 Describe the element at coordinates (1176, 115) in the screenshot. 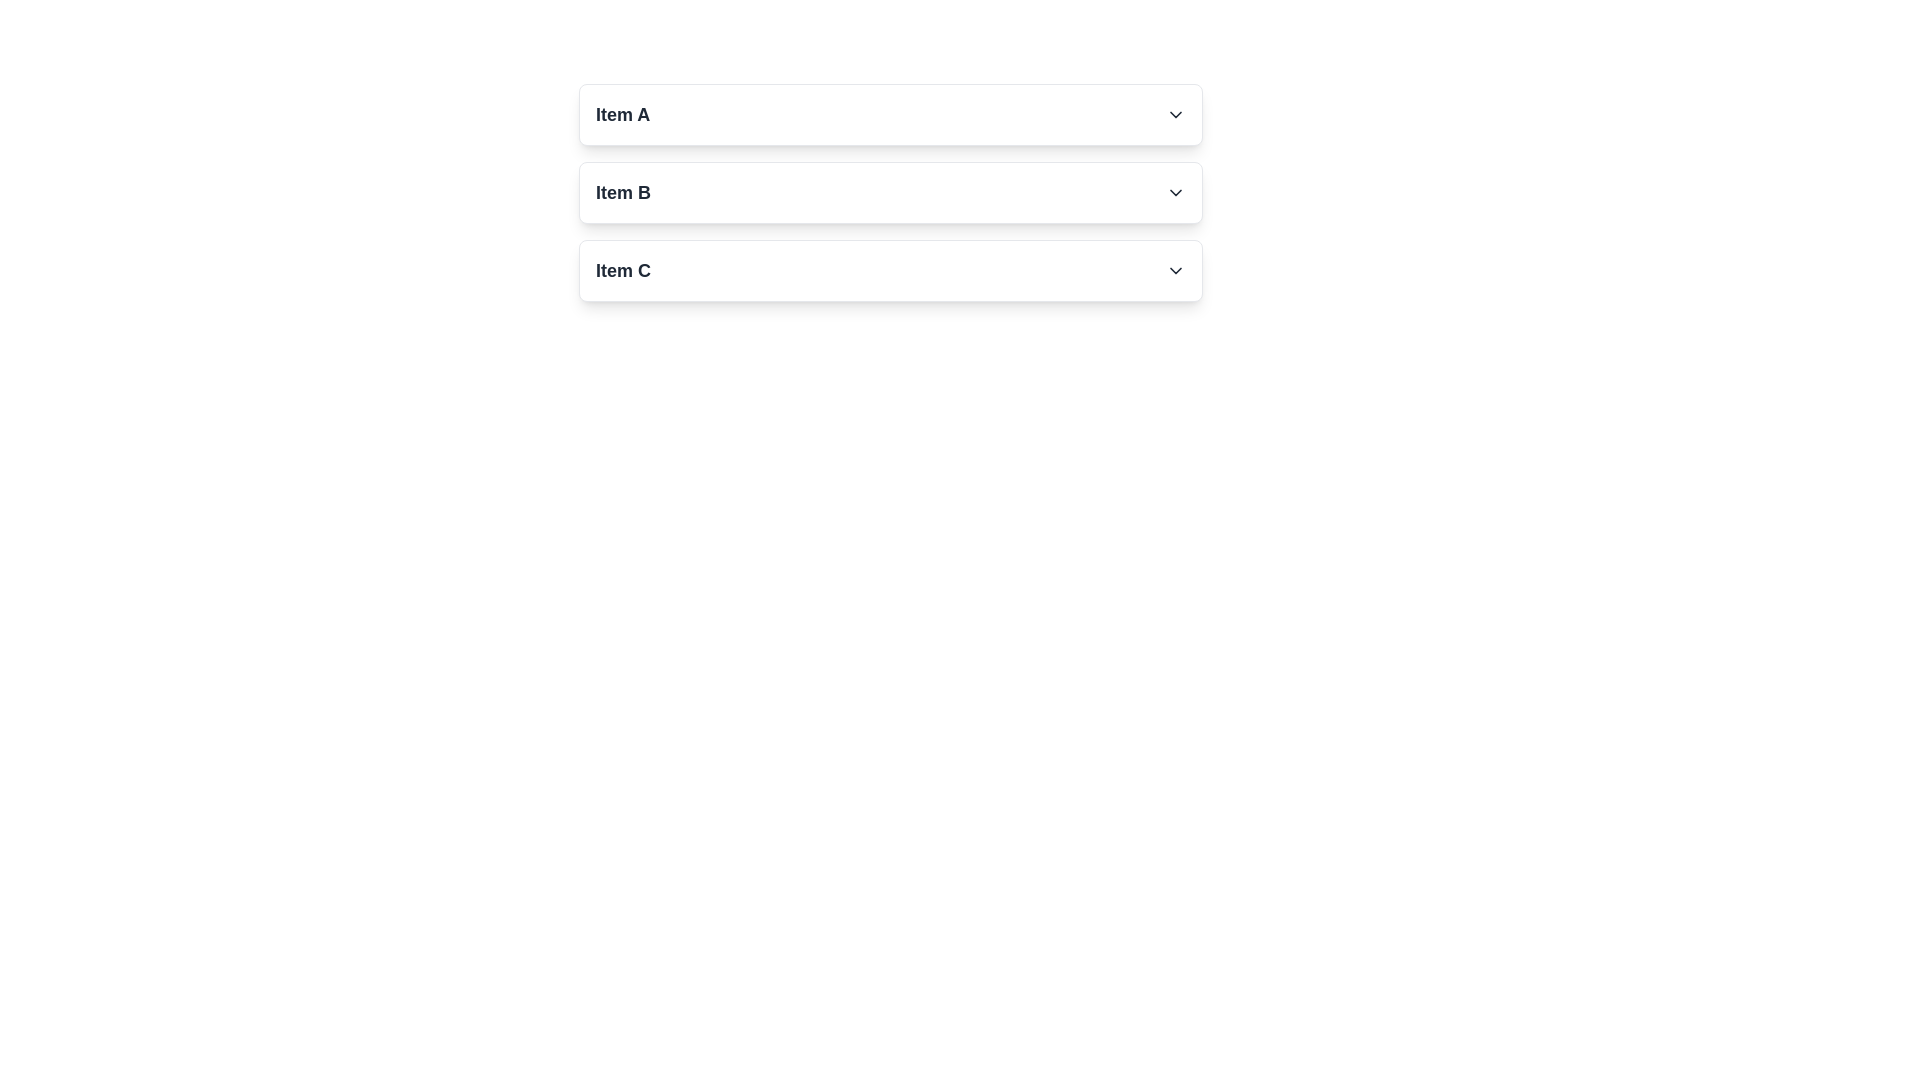

I see `the downward-pointing chevron icon located at the far-right side of 'Item A'` at that location.